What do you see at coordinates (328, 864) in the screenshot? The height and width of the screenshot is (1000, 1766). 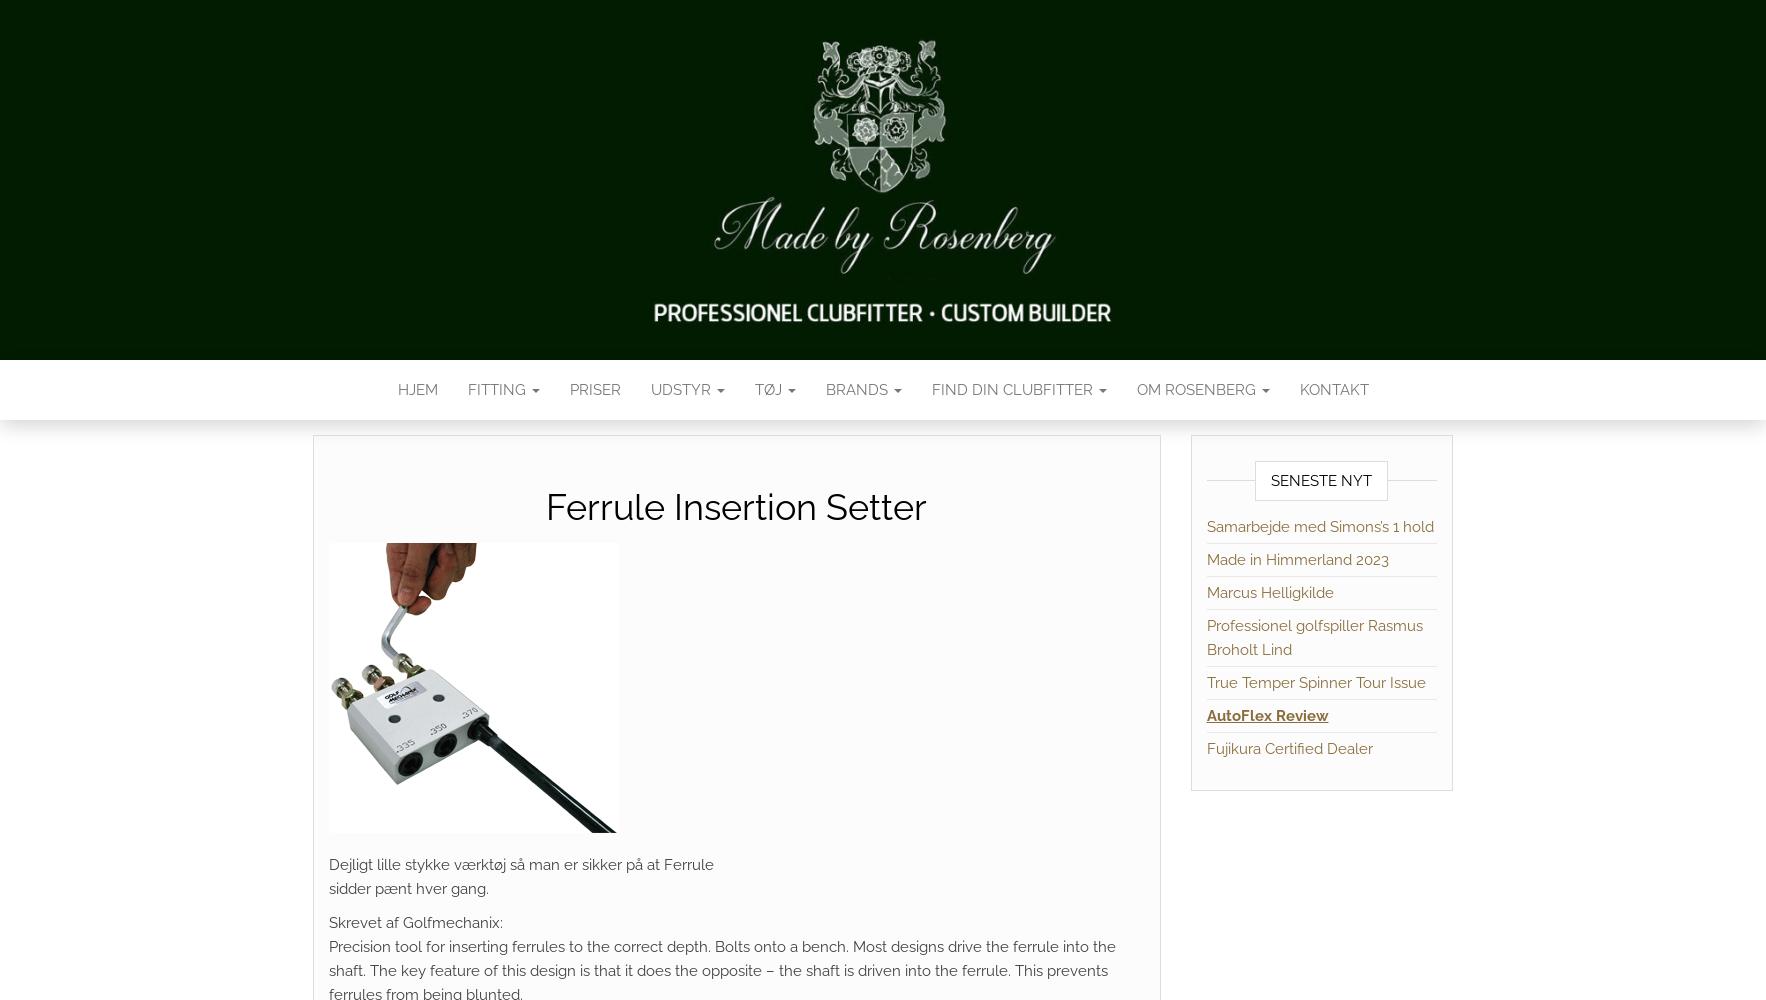 I see `'Dejligt lille stykke værktøj så man er sikker på at Ferrule'` at bounding box center [328, 864].